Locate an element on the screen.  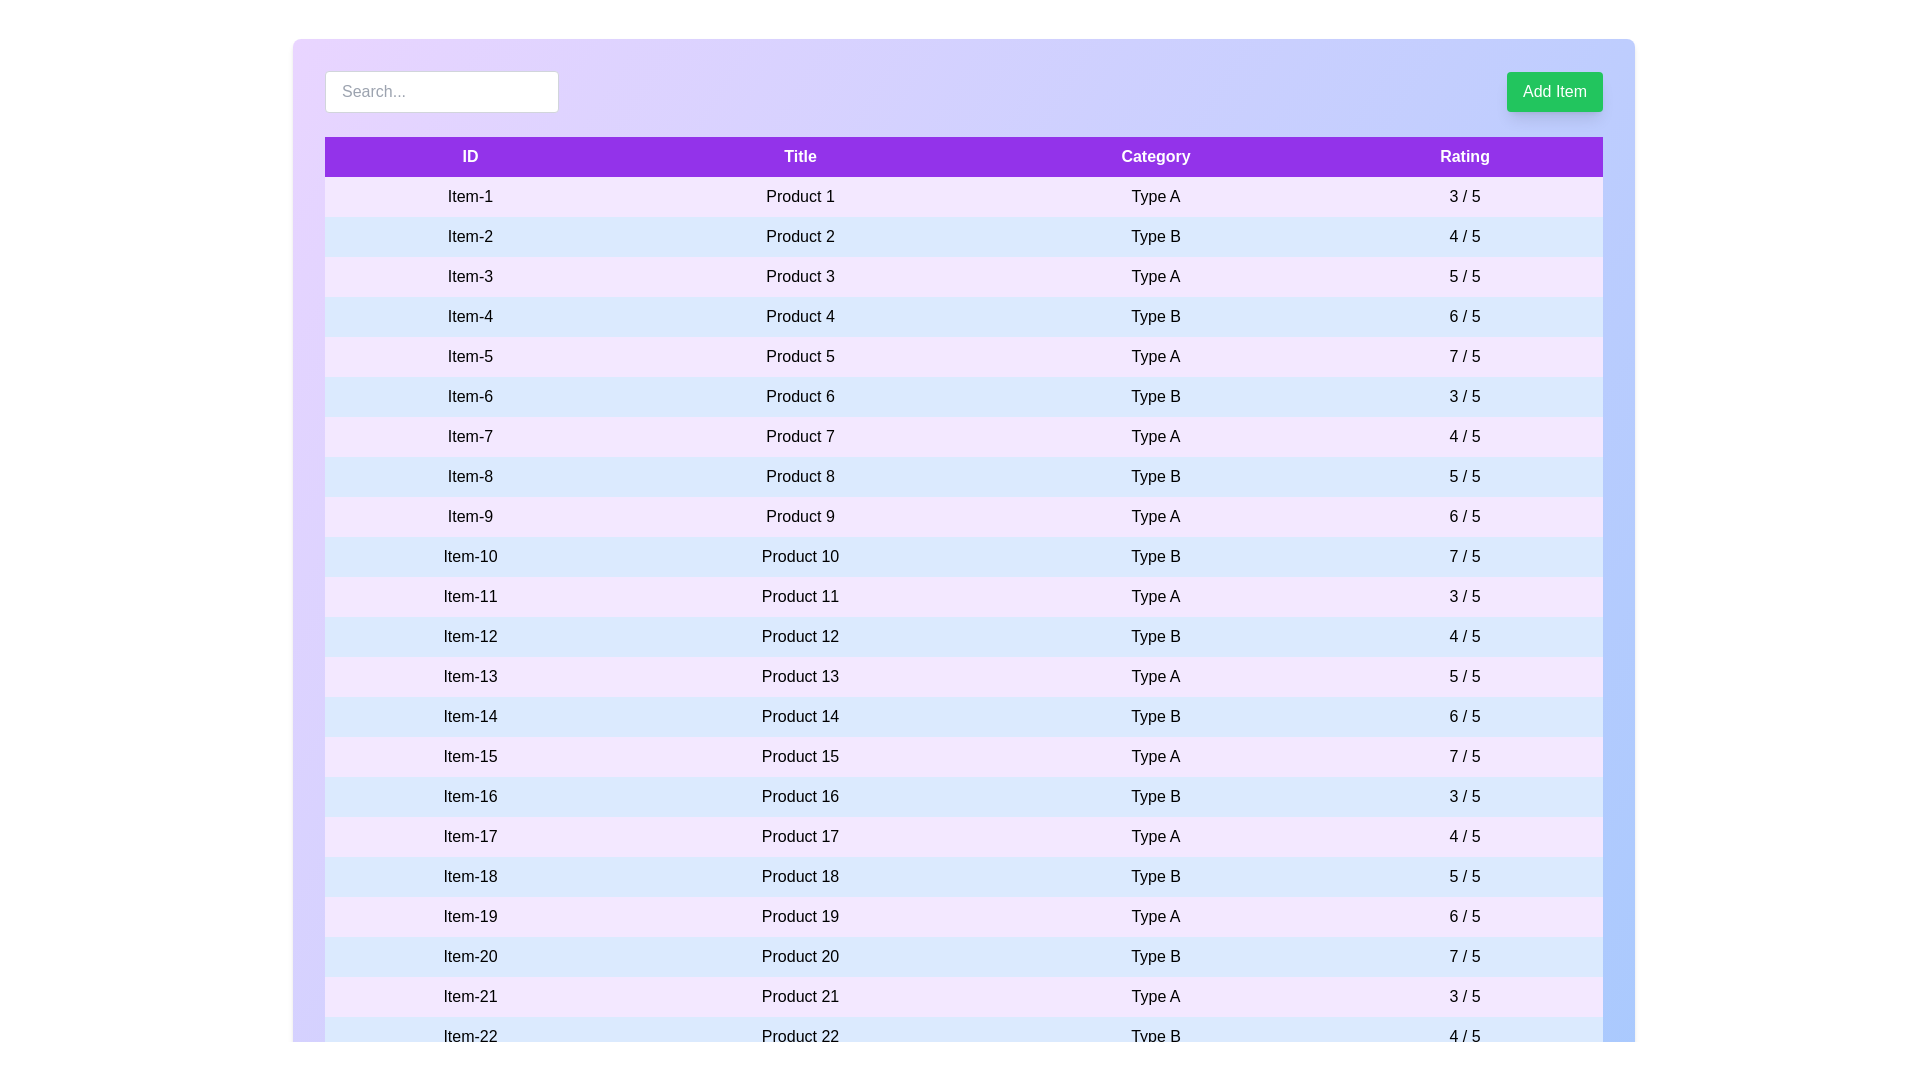
the table header labeled Rating to sort the column is located at coordinates (1464, 156).